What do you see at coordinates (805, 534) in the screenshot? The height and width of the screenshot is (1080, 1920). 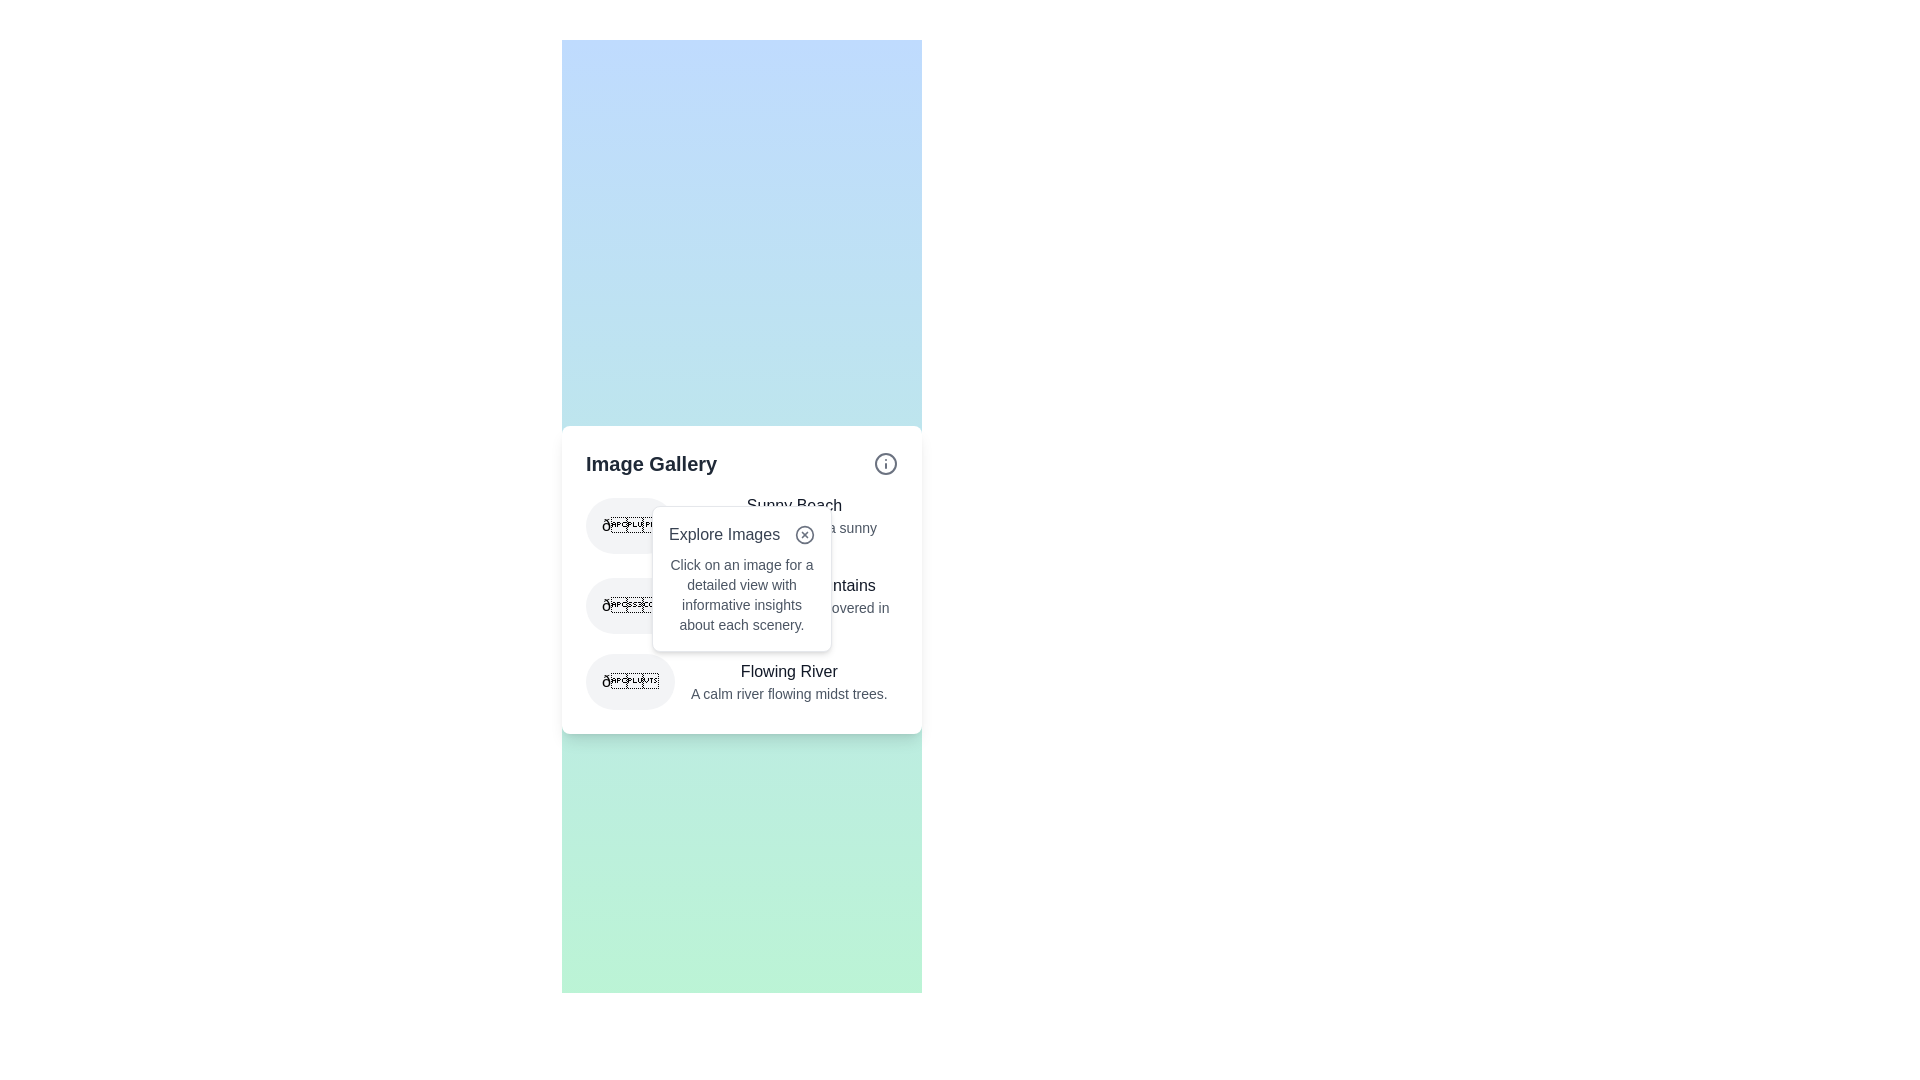 I see `the circular graphic located within the icon at the top right corner of the popup, adjacent to the label 'Explore Images'` at bounding box center [805, 534].